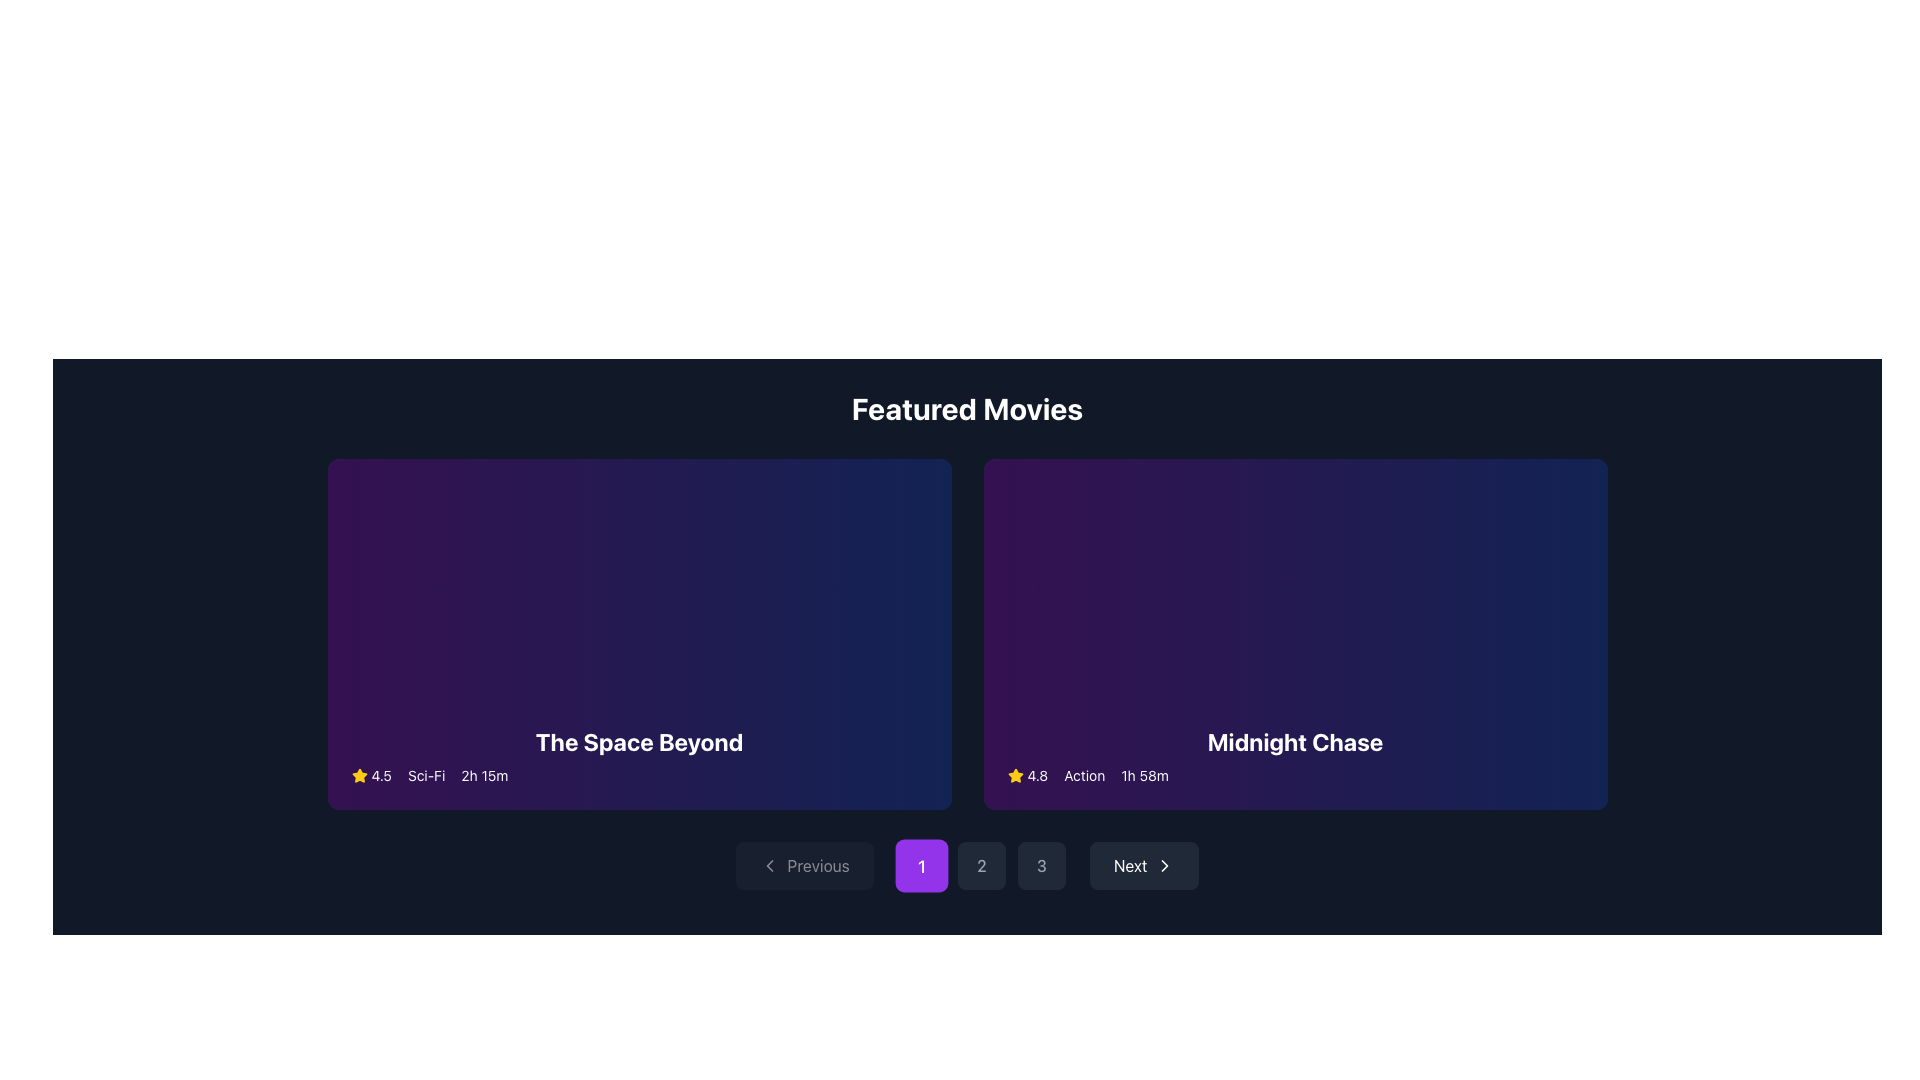  Describe the element at coordinates (981, 865) in the screenshot. I see `the square button with the numeral '2' that is centrally located in the bottom row of buttons` at that location.